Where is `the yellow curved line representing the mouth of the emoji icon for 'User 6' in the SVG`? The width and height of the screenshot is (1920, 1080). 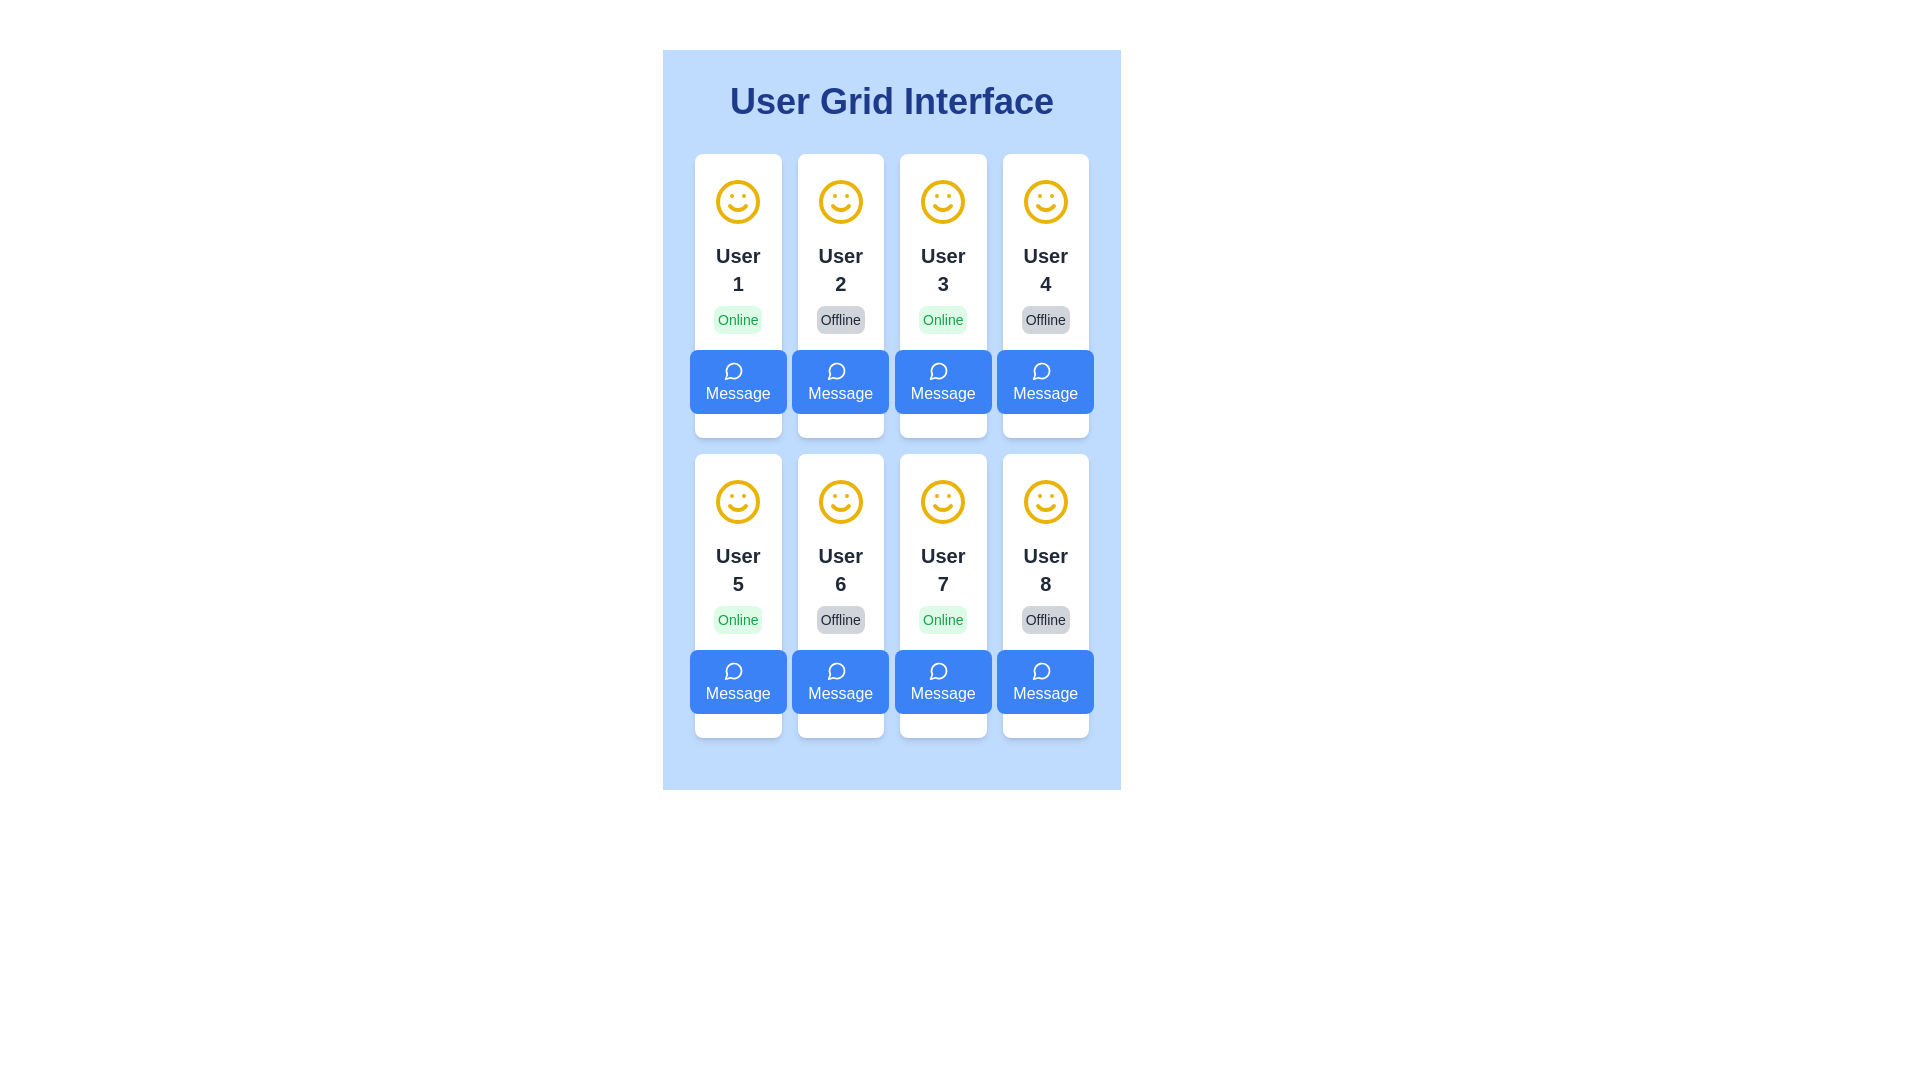
the yellow curved line representing the mouth of the emoji icon for 'User 6' in the SVG is located at coordinates (1044, 507).